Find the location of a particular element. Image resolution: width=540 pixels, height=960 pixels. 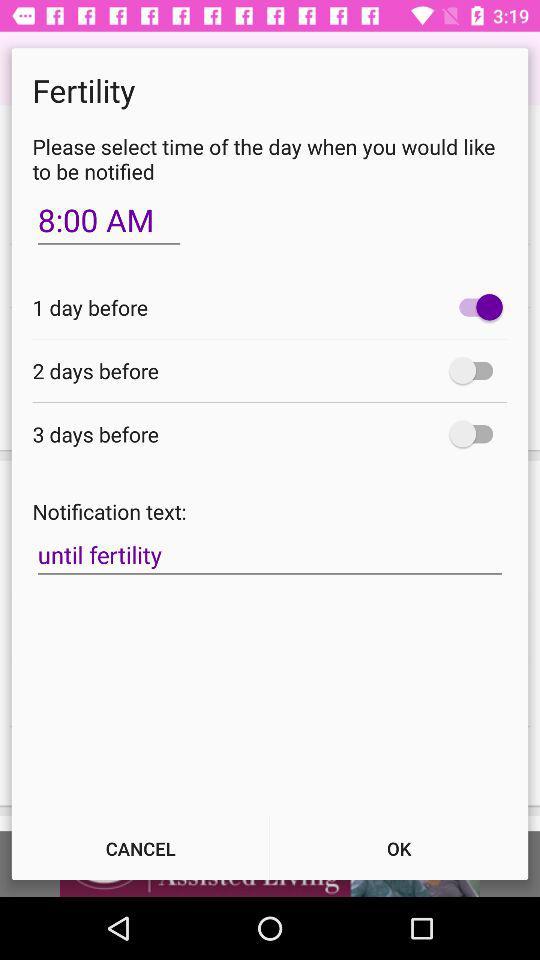

the item at the bottom right corner is located at coordinates (399, 847).